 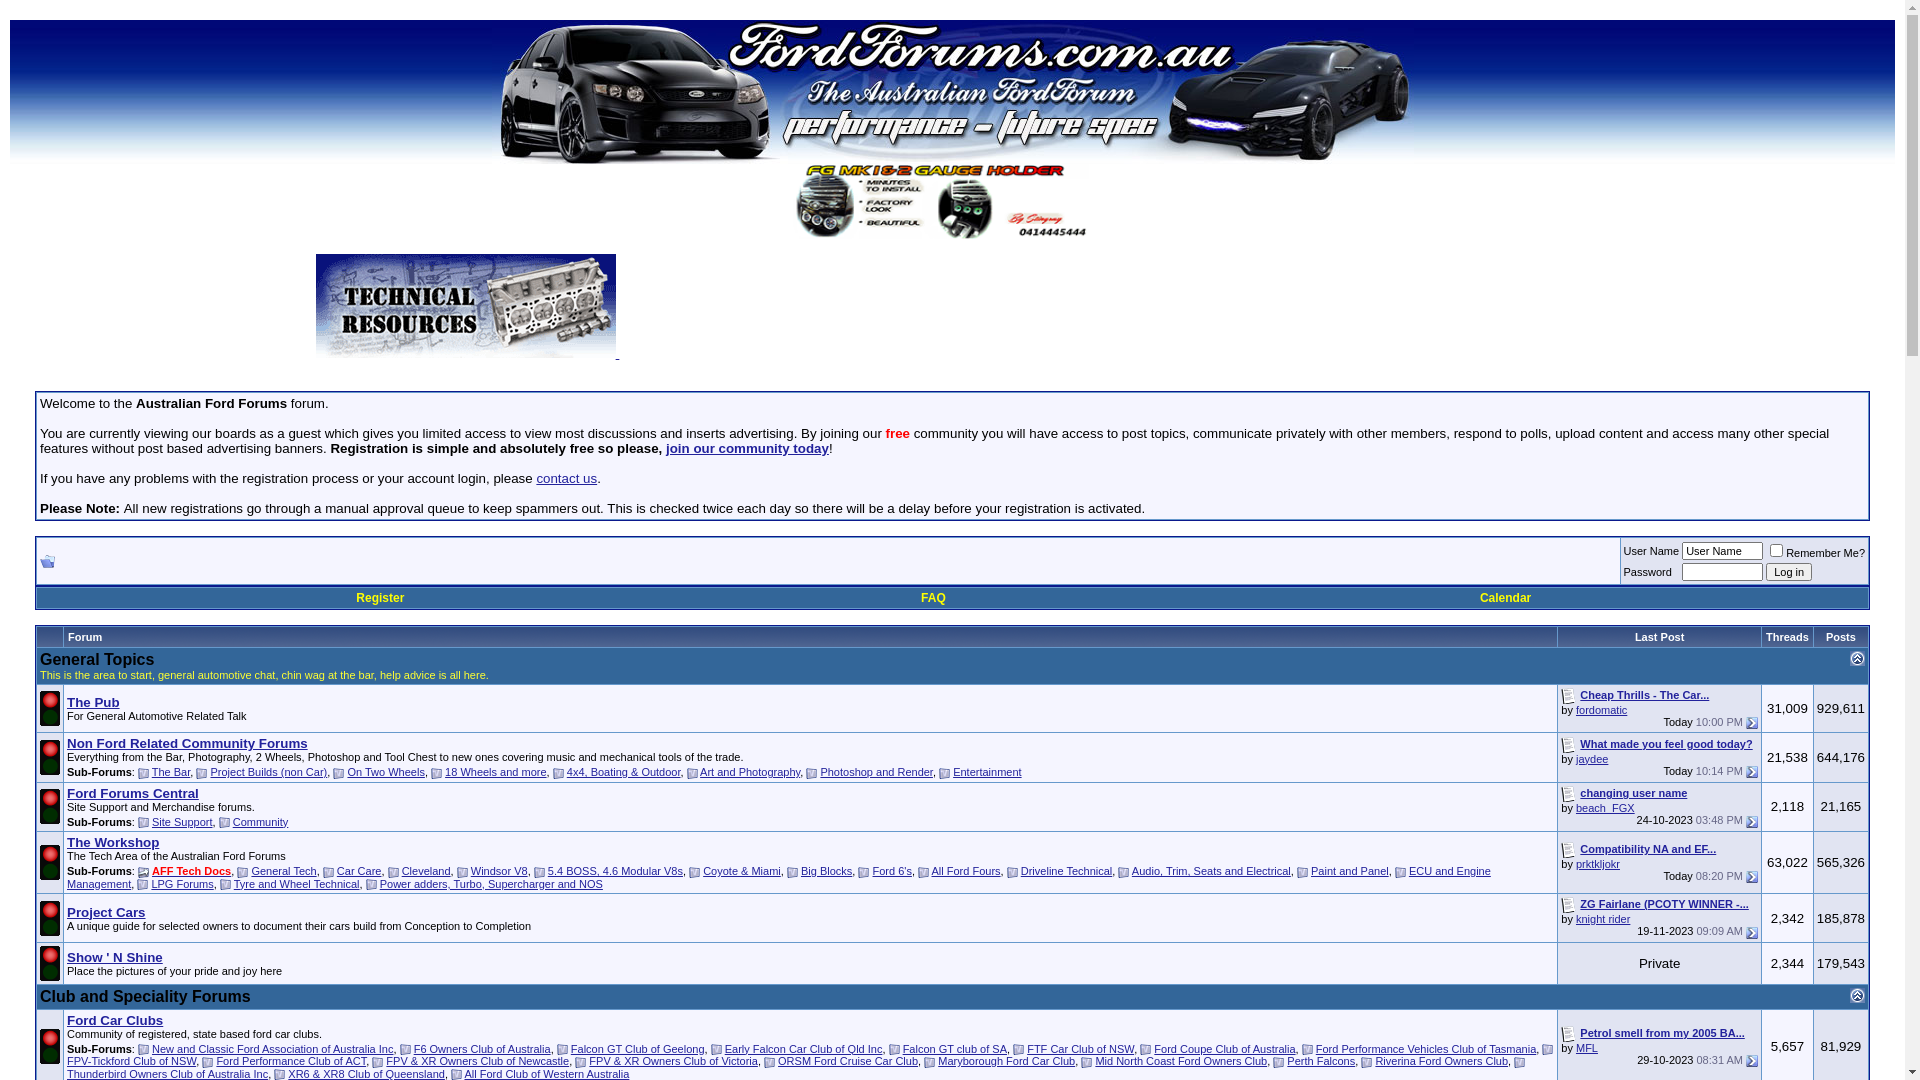 I want to click on 'MFL', so click(x=1586, y=1047).